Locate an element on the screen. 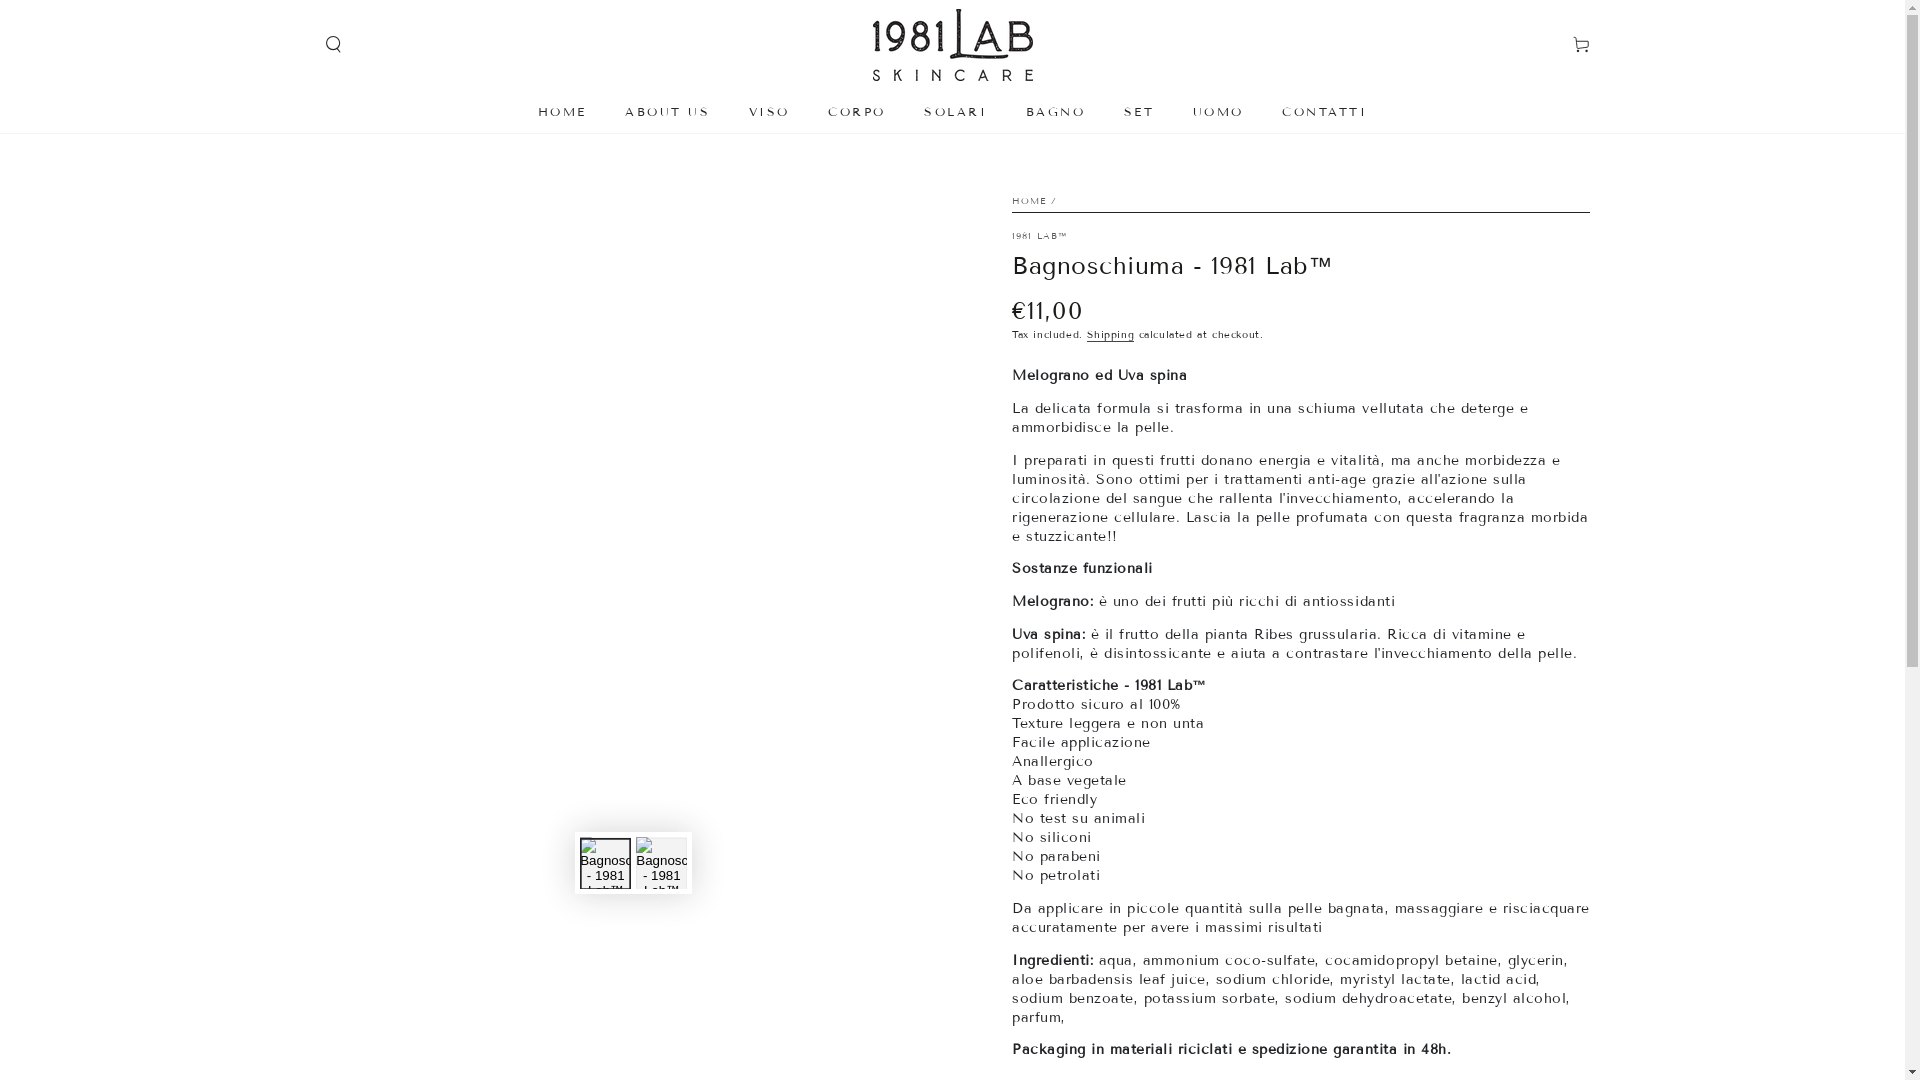 This screenshot has width=1920, height=1080. 'UOMO' is located at coordinates (1217, 111).